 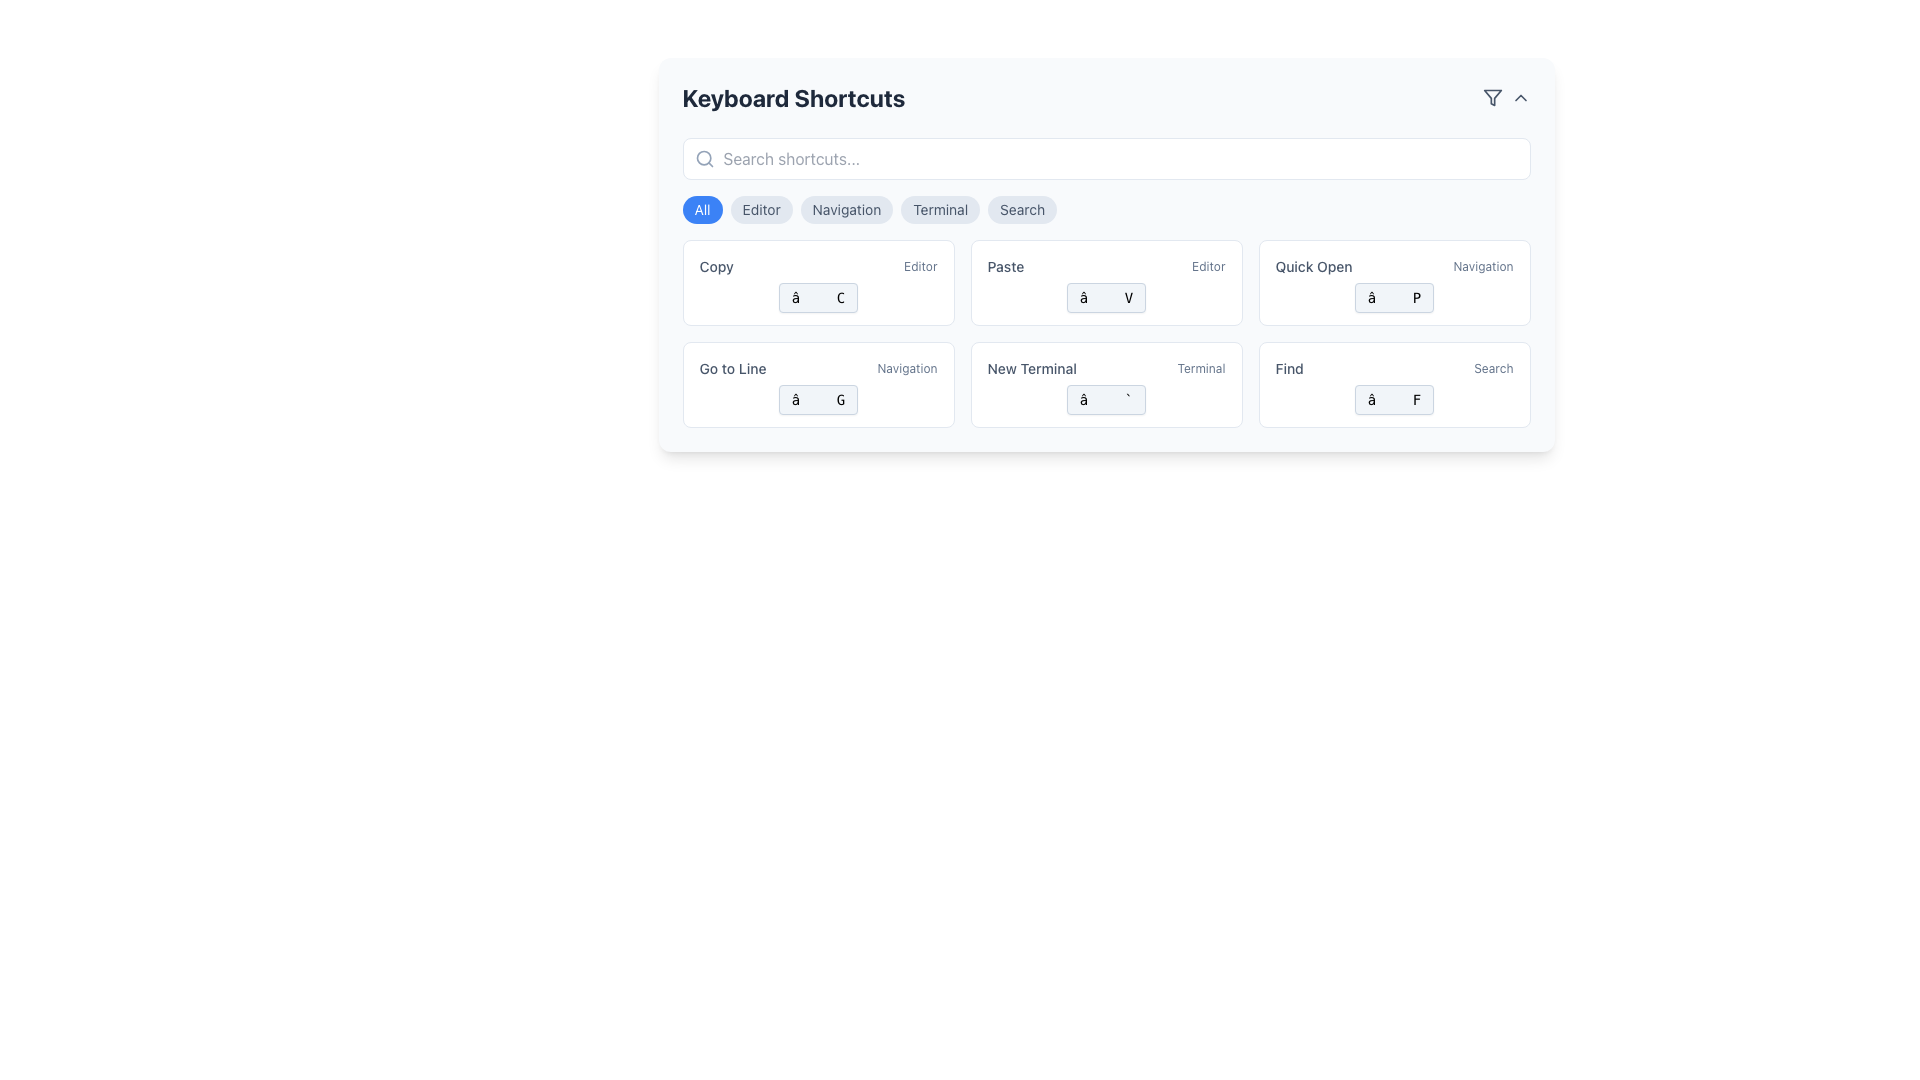 What do you see at coordinates (1506, 97) in the screenshot?
I see `the Composite Button with Icon elements located in the top-right corner of the interface, which includes a filter symbol and a downward-facing chevron icon` at bounding box center [1506, 97].